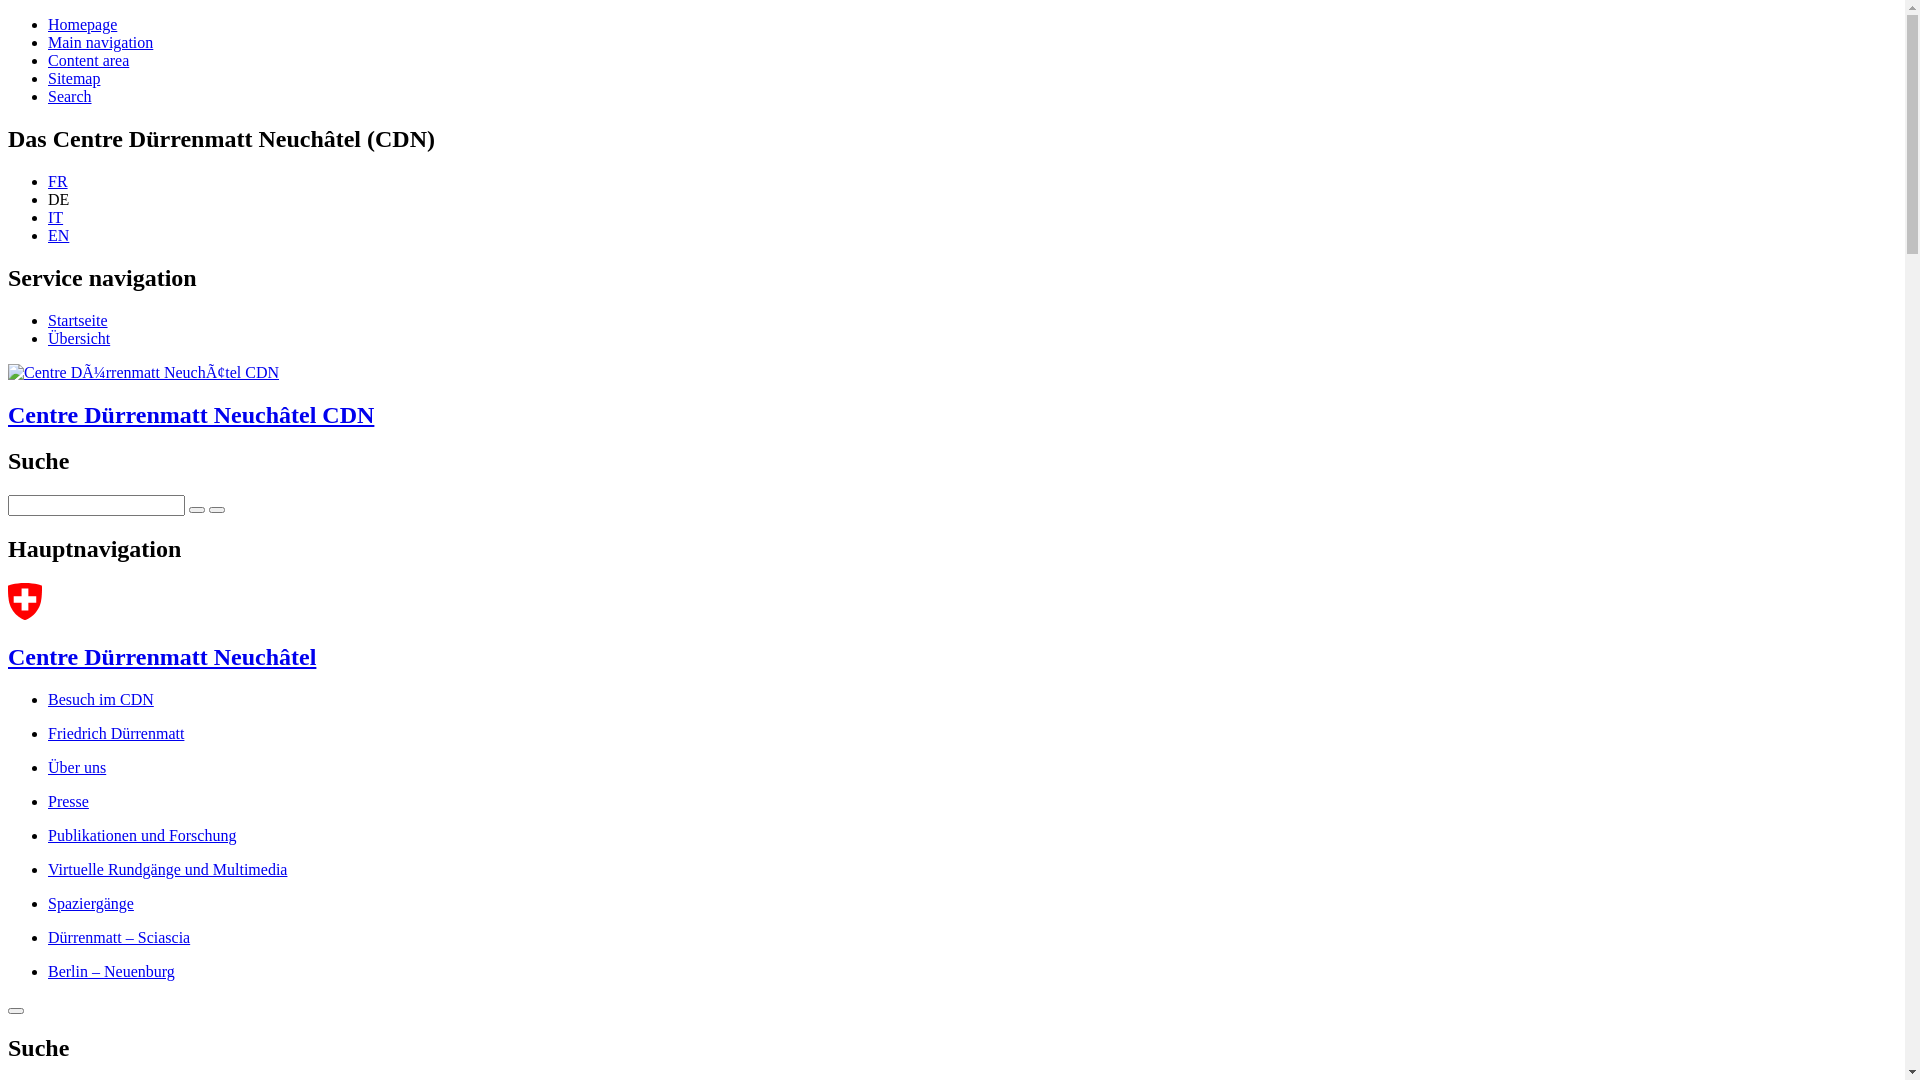 This screenshot has width=1920, height=1080. What do you see at coordinates (99, 698) in the screenshot?
I see `'Besuch im CDN'` at bounding box center [99, 698].